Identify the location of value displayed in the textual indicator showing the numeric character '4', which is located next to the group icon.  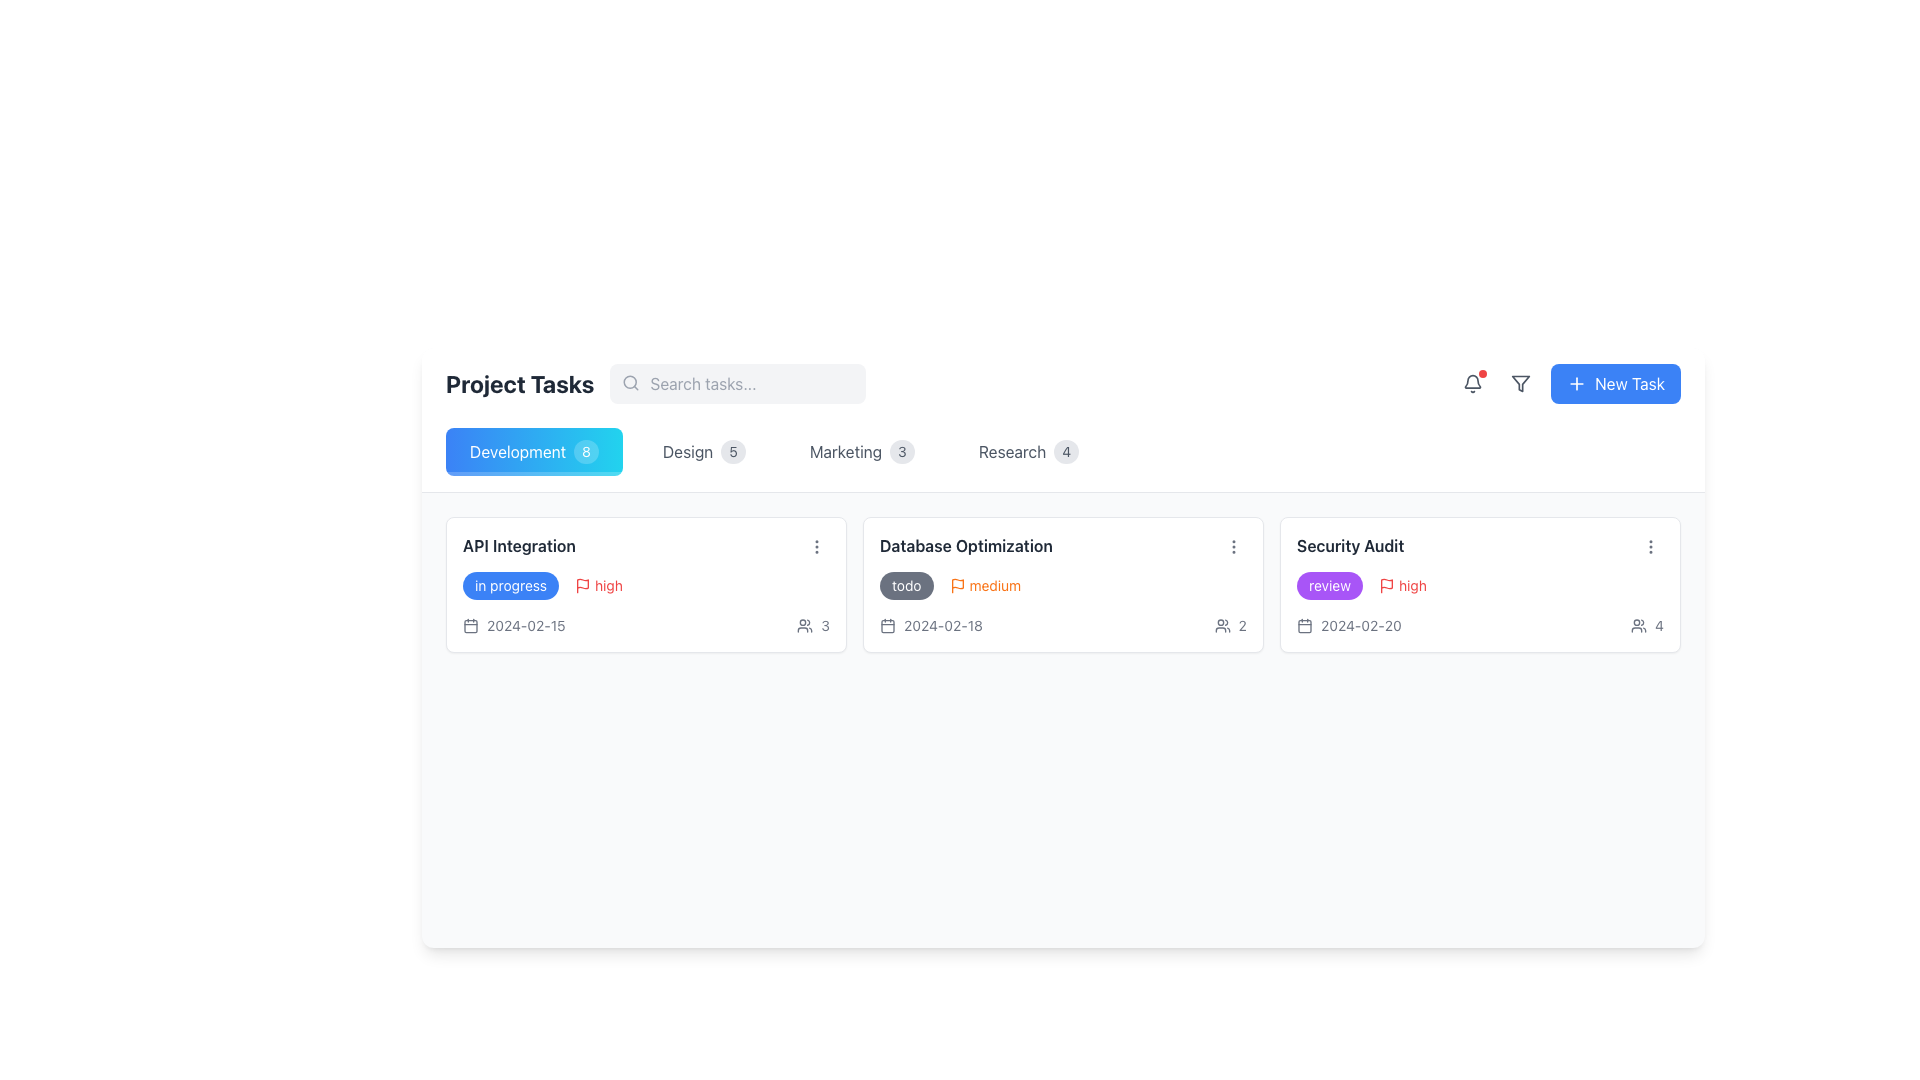
(1659, 624).